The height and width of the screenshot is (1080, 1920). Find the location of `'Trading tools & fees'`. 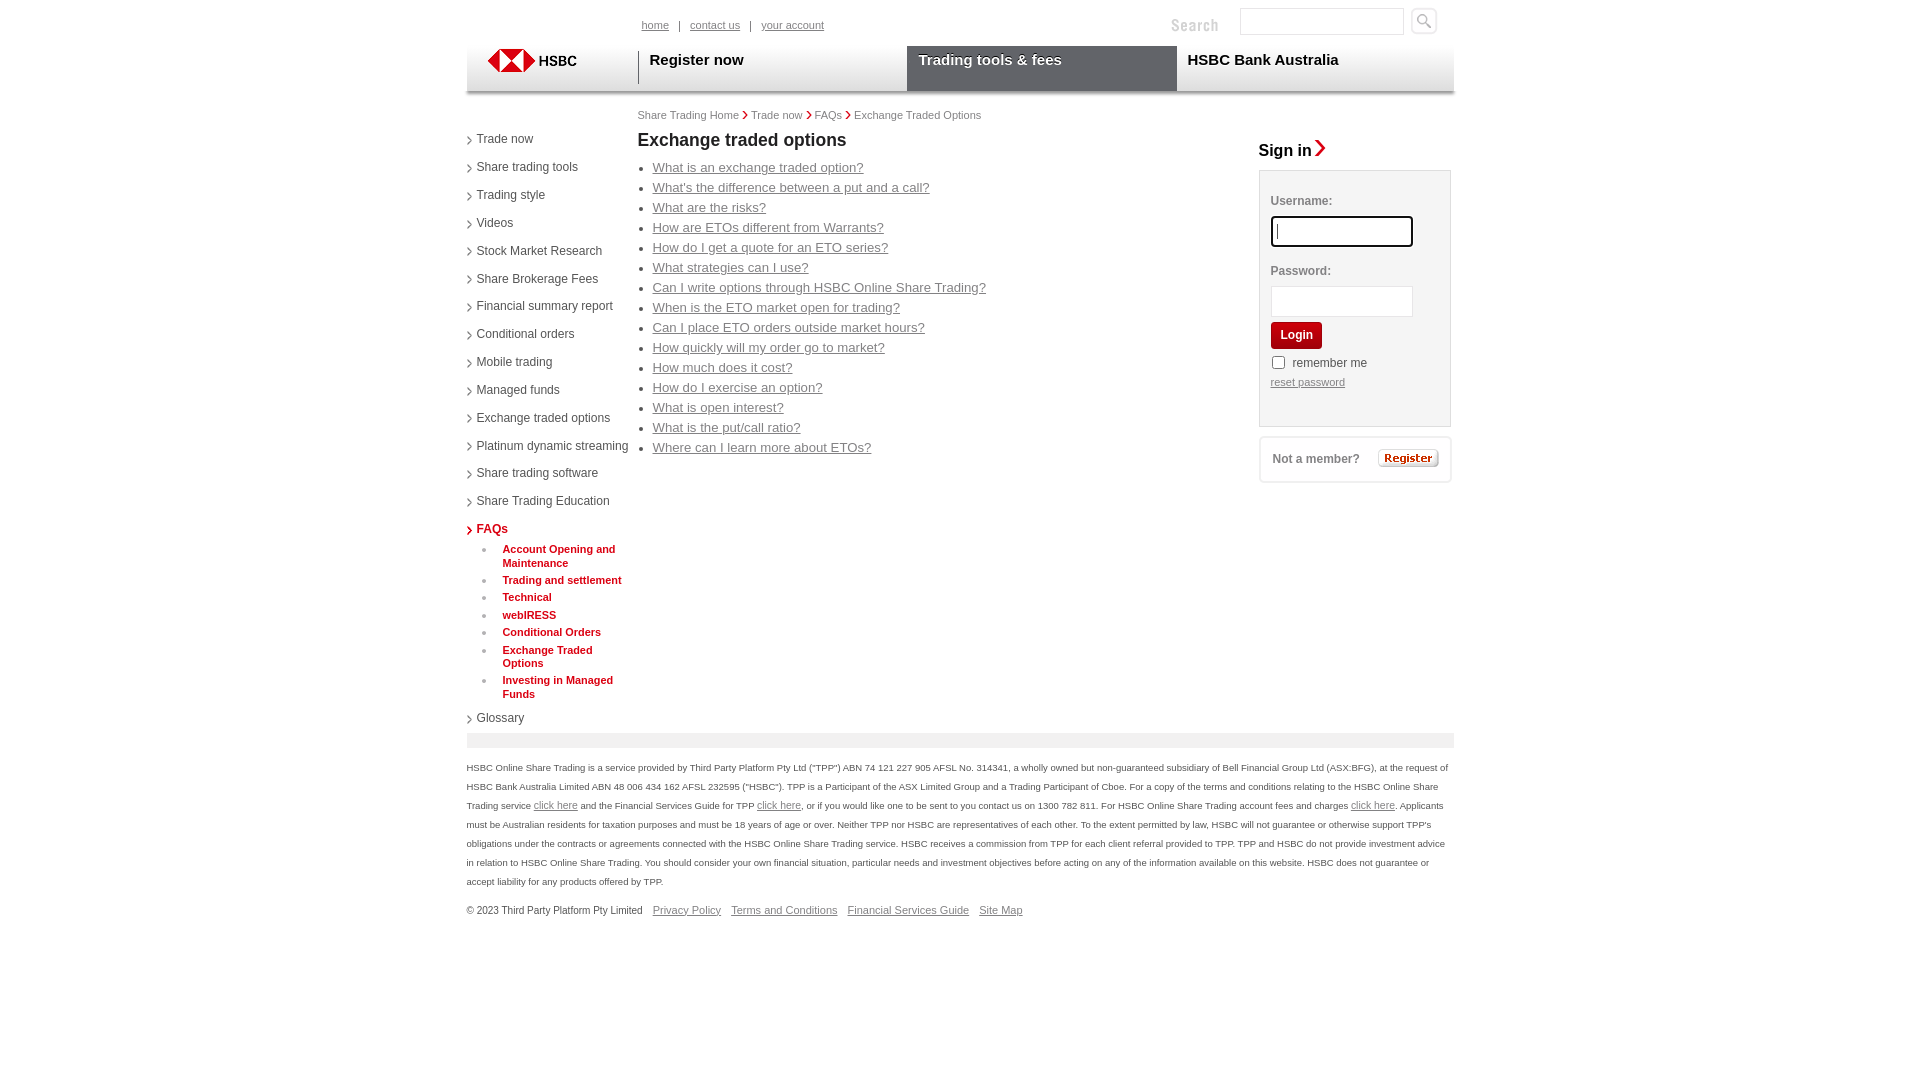

'Trading tools & fees' is located at coordinates (1040, 67).